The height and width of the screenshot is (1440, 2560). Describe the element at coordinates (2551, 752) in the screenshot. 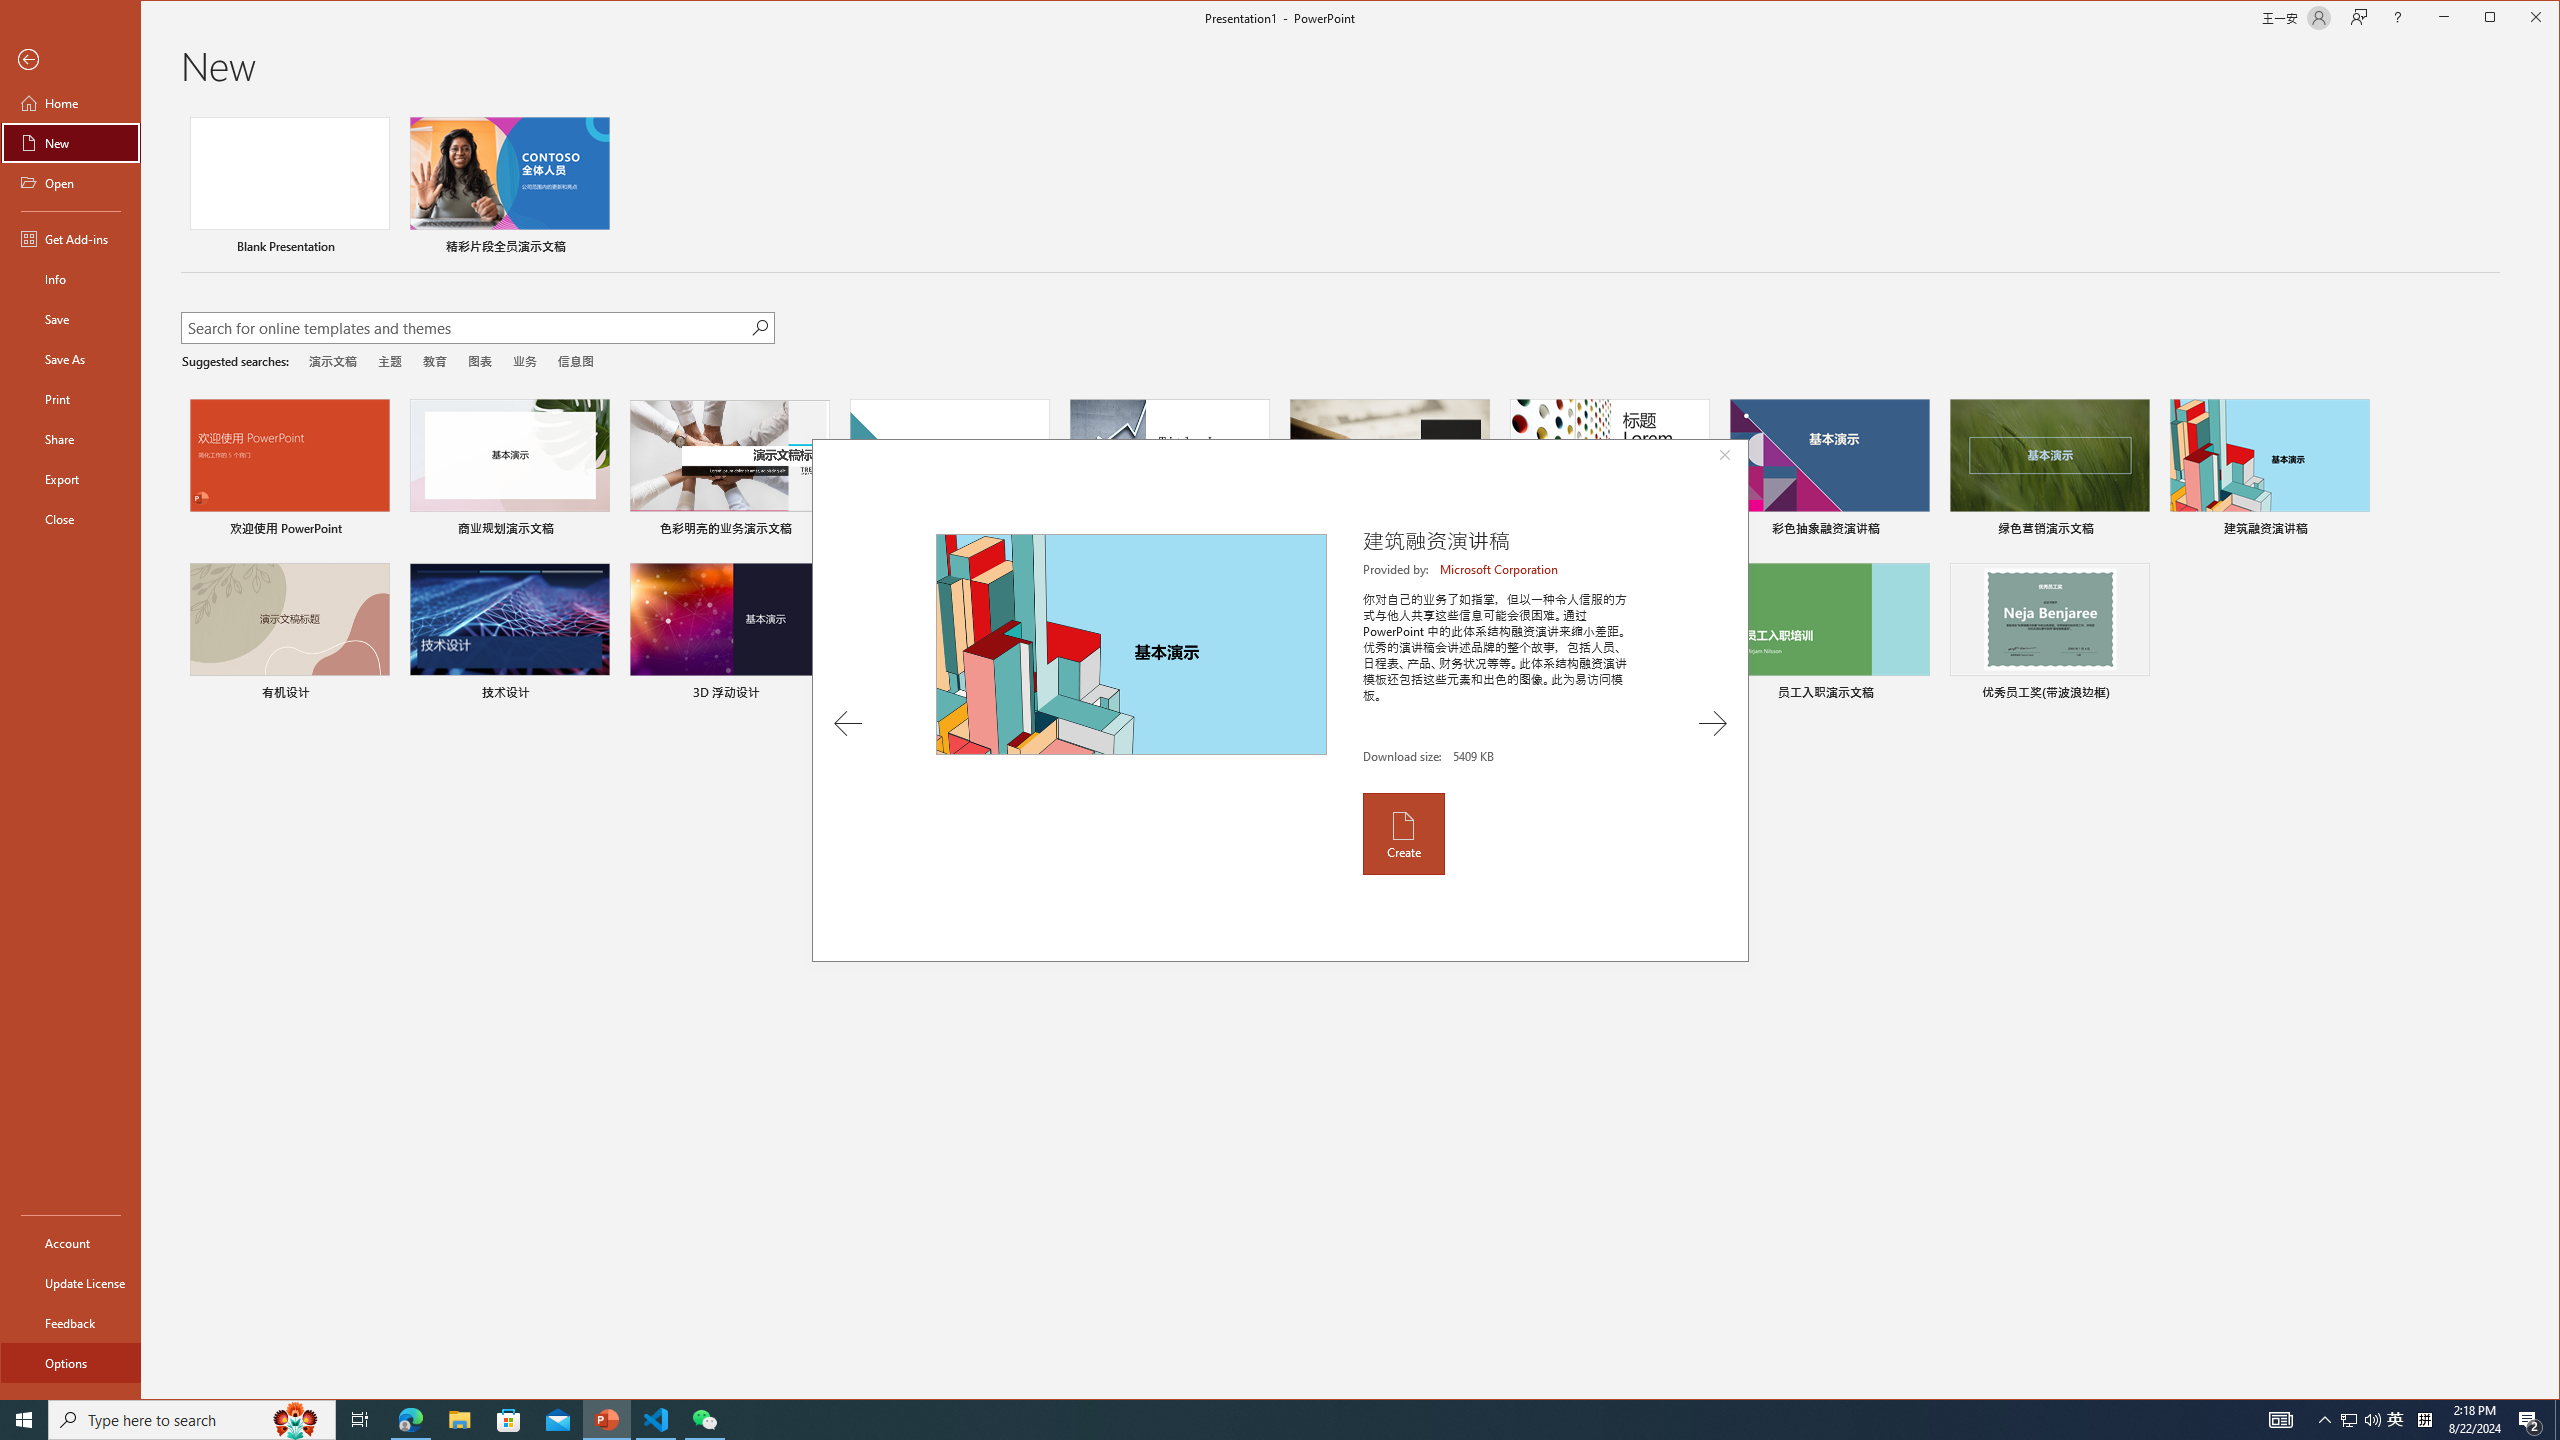

I see `'Class: NetUIScrollBar'` at that location.